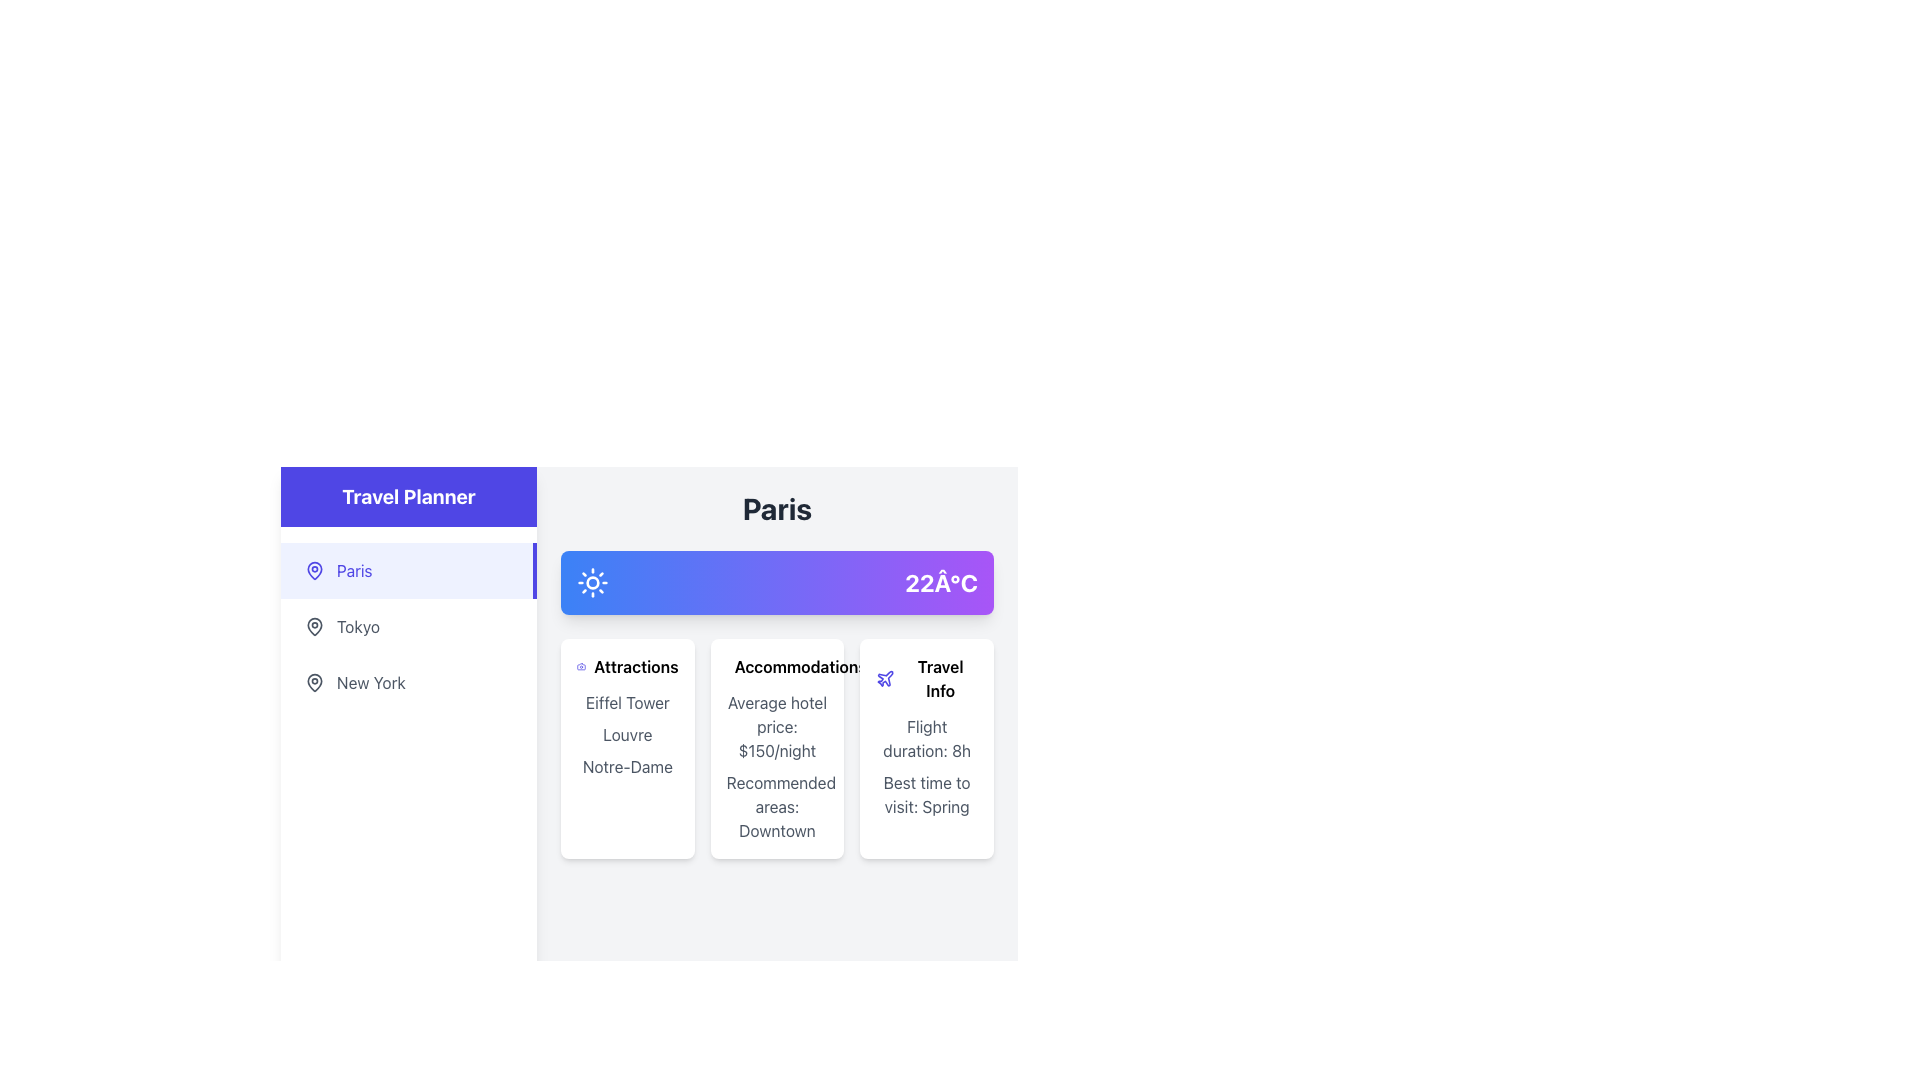  I want to click on small indigo plane icon located to the left of the 'Travel Info' text in the interface, so click(884, 677).